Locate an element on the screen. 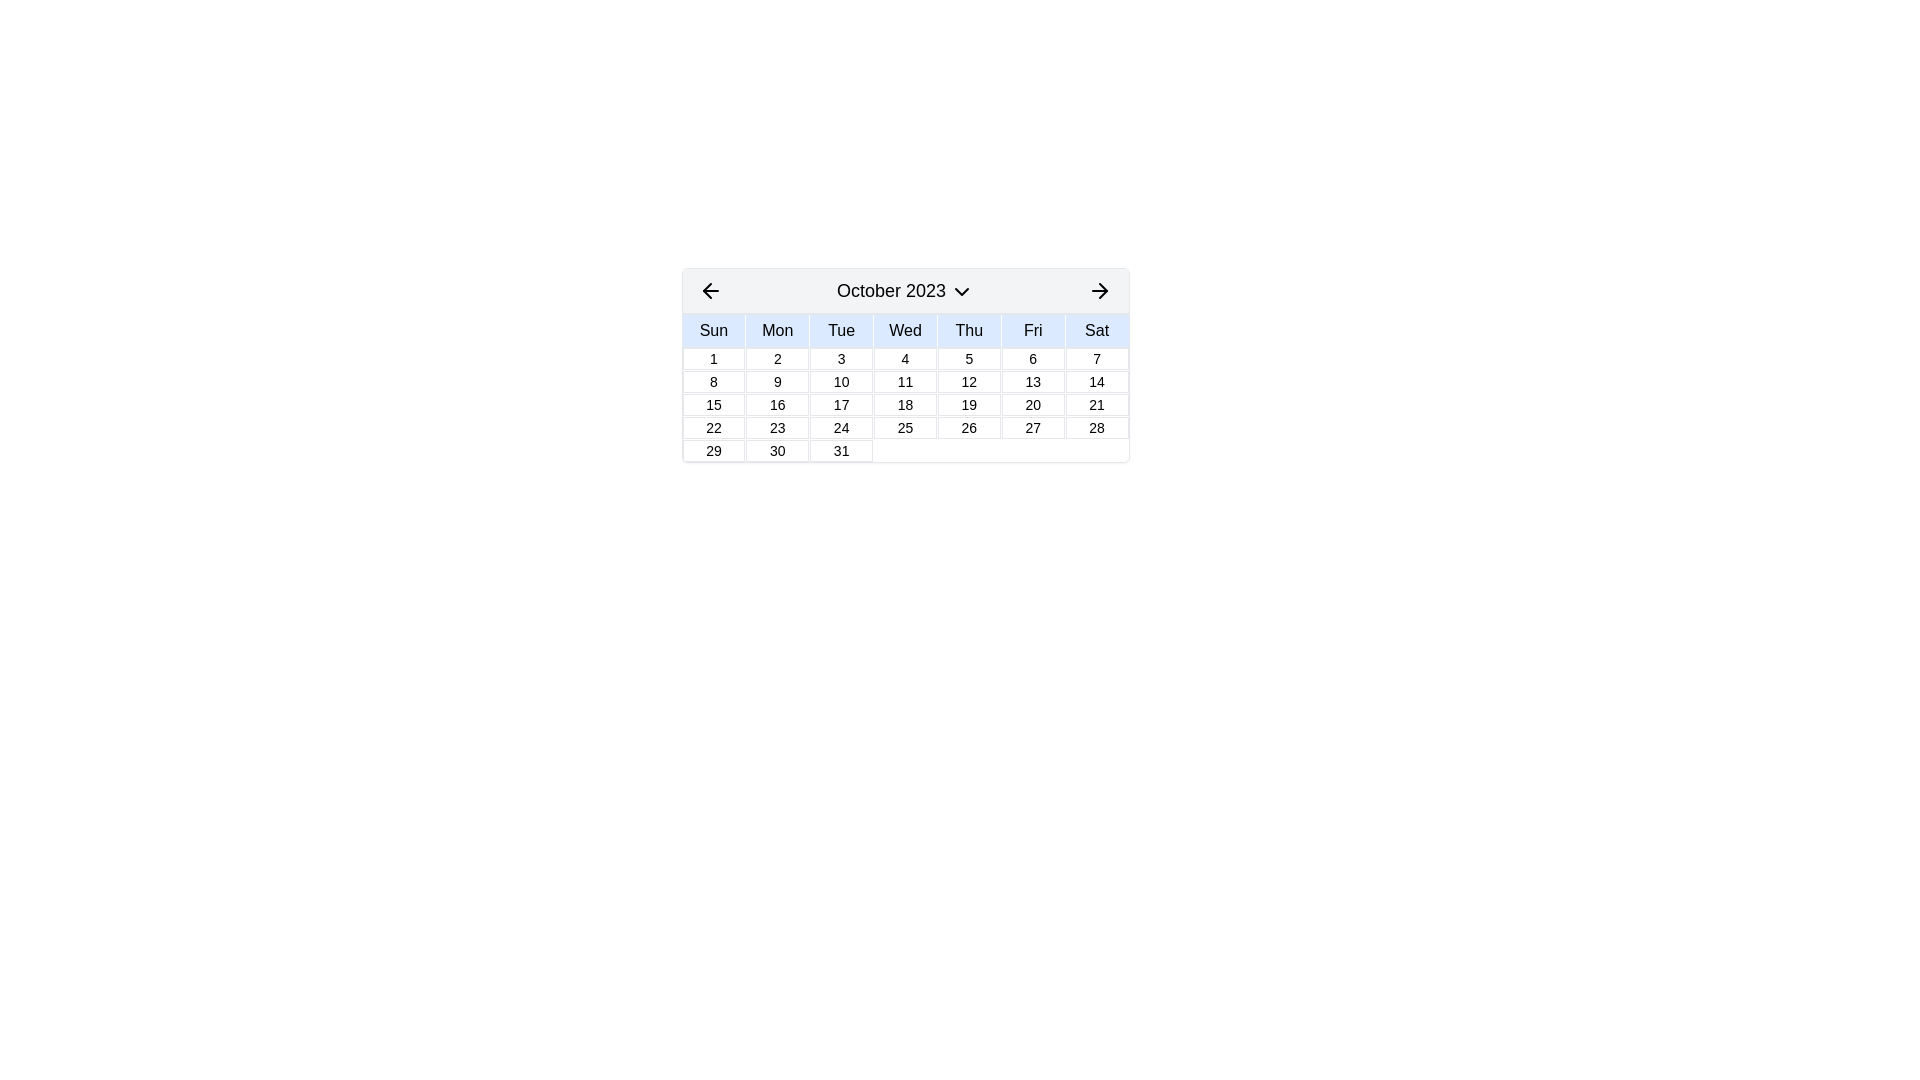 The height and width of the screenshot is (1080, 1920). numerical text '13' from the centered text label located in the Friday column of the calendar grid is located at coordinates (1033, 381).